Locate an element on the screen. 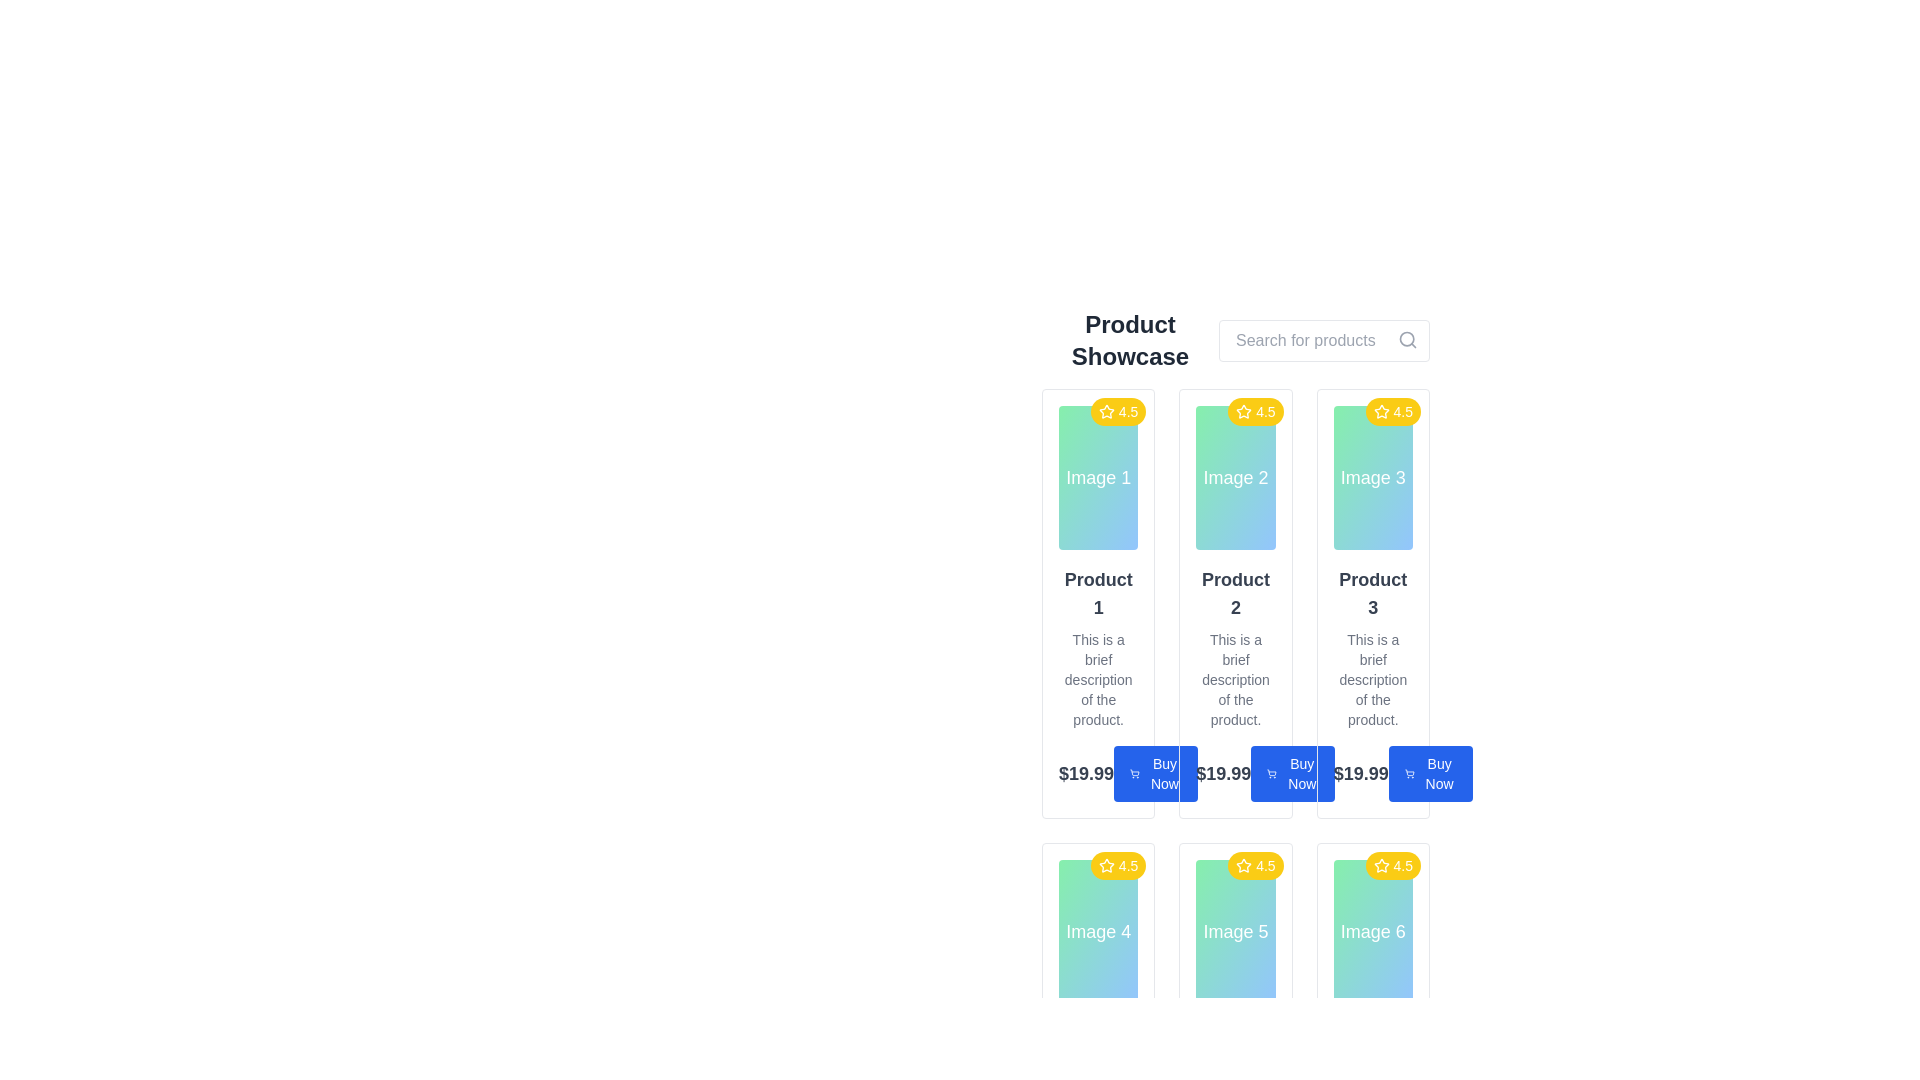 The image size is (1920, 1080). the rating star icon located in the rating section of the first product card, positioned above the product title and image is located at coordinates (1105, 410).